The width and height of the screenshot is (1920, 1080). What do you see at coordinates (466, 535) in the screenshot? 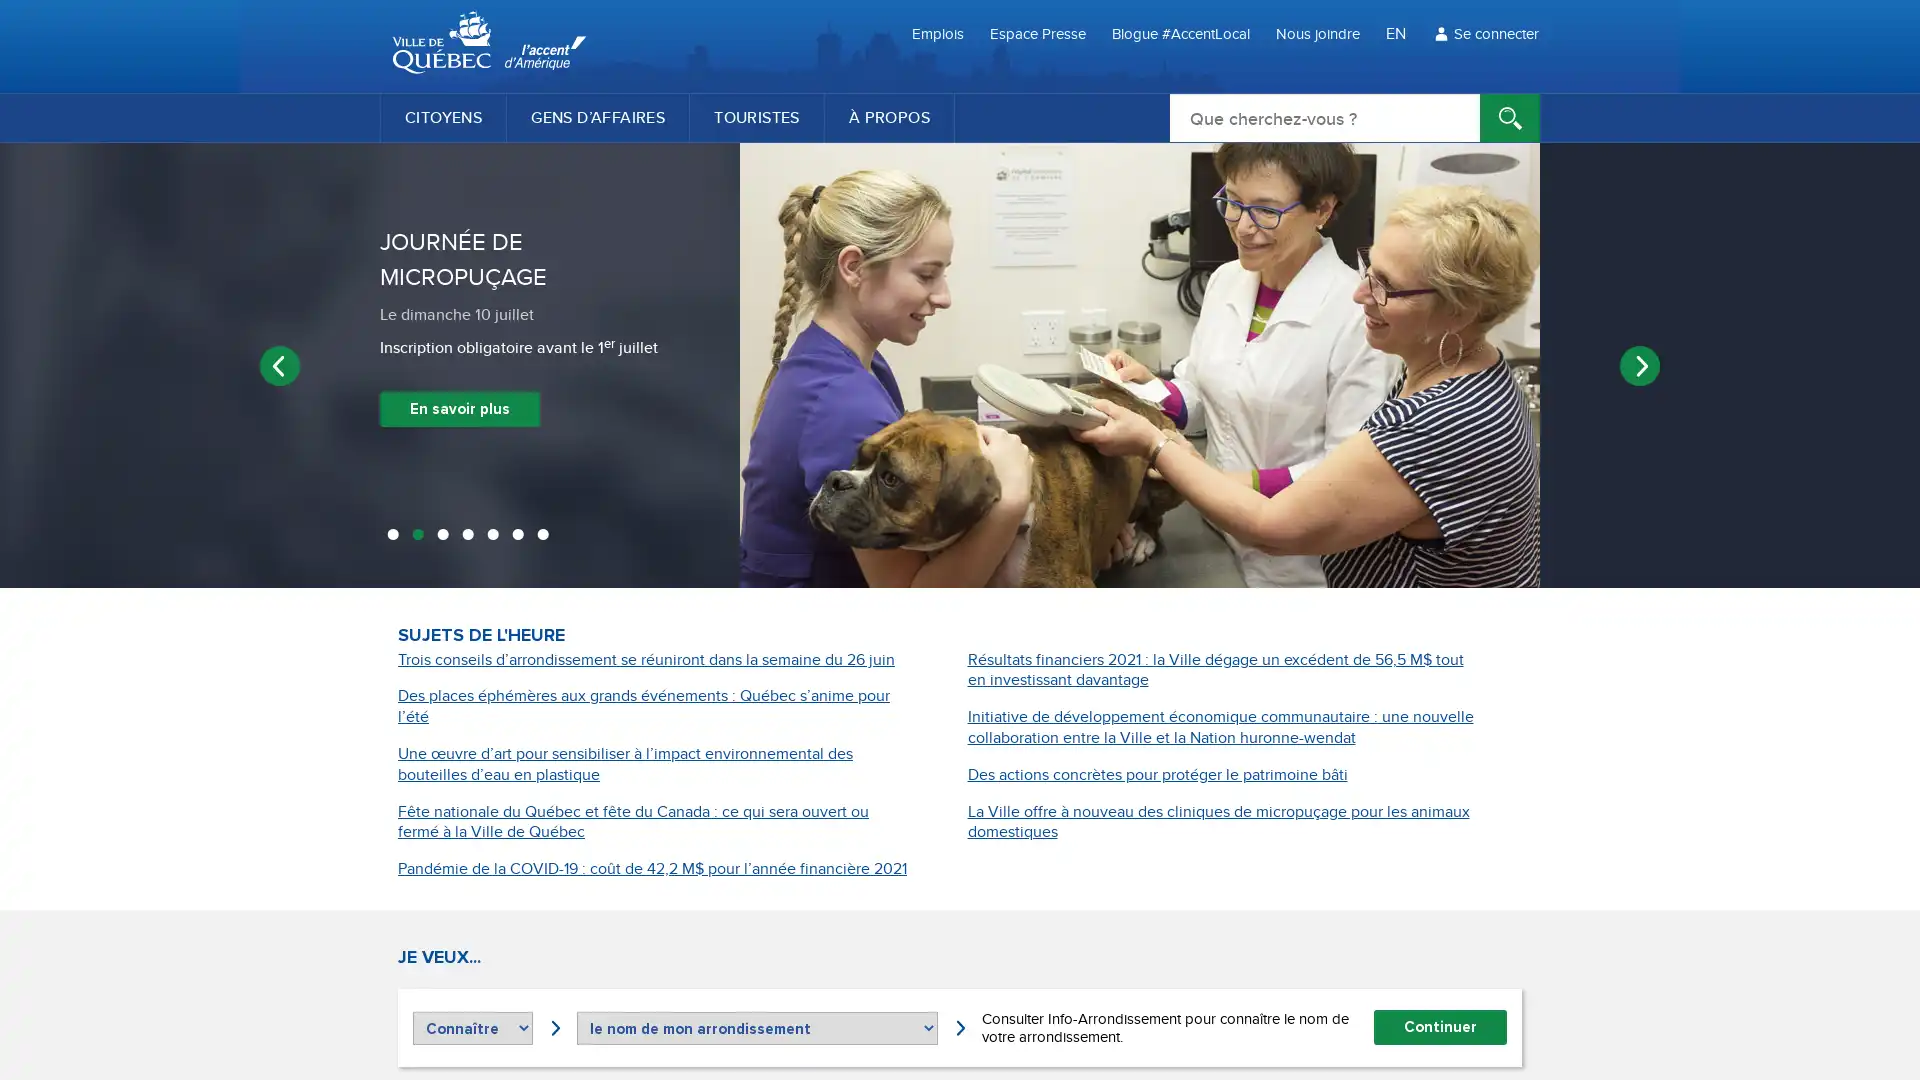
I see `Diapositive numero 4` at bounding box center [466, 535].